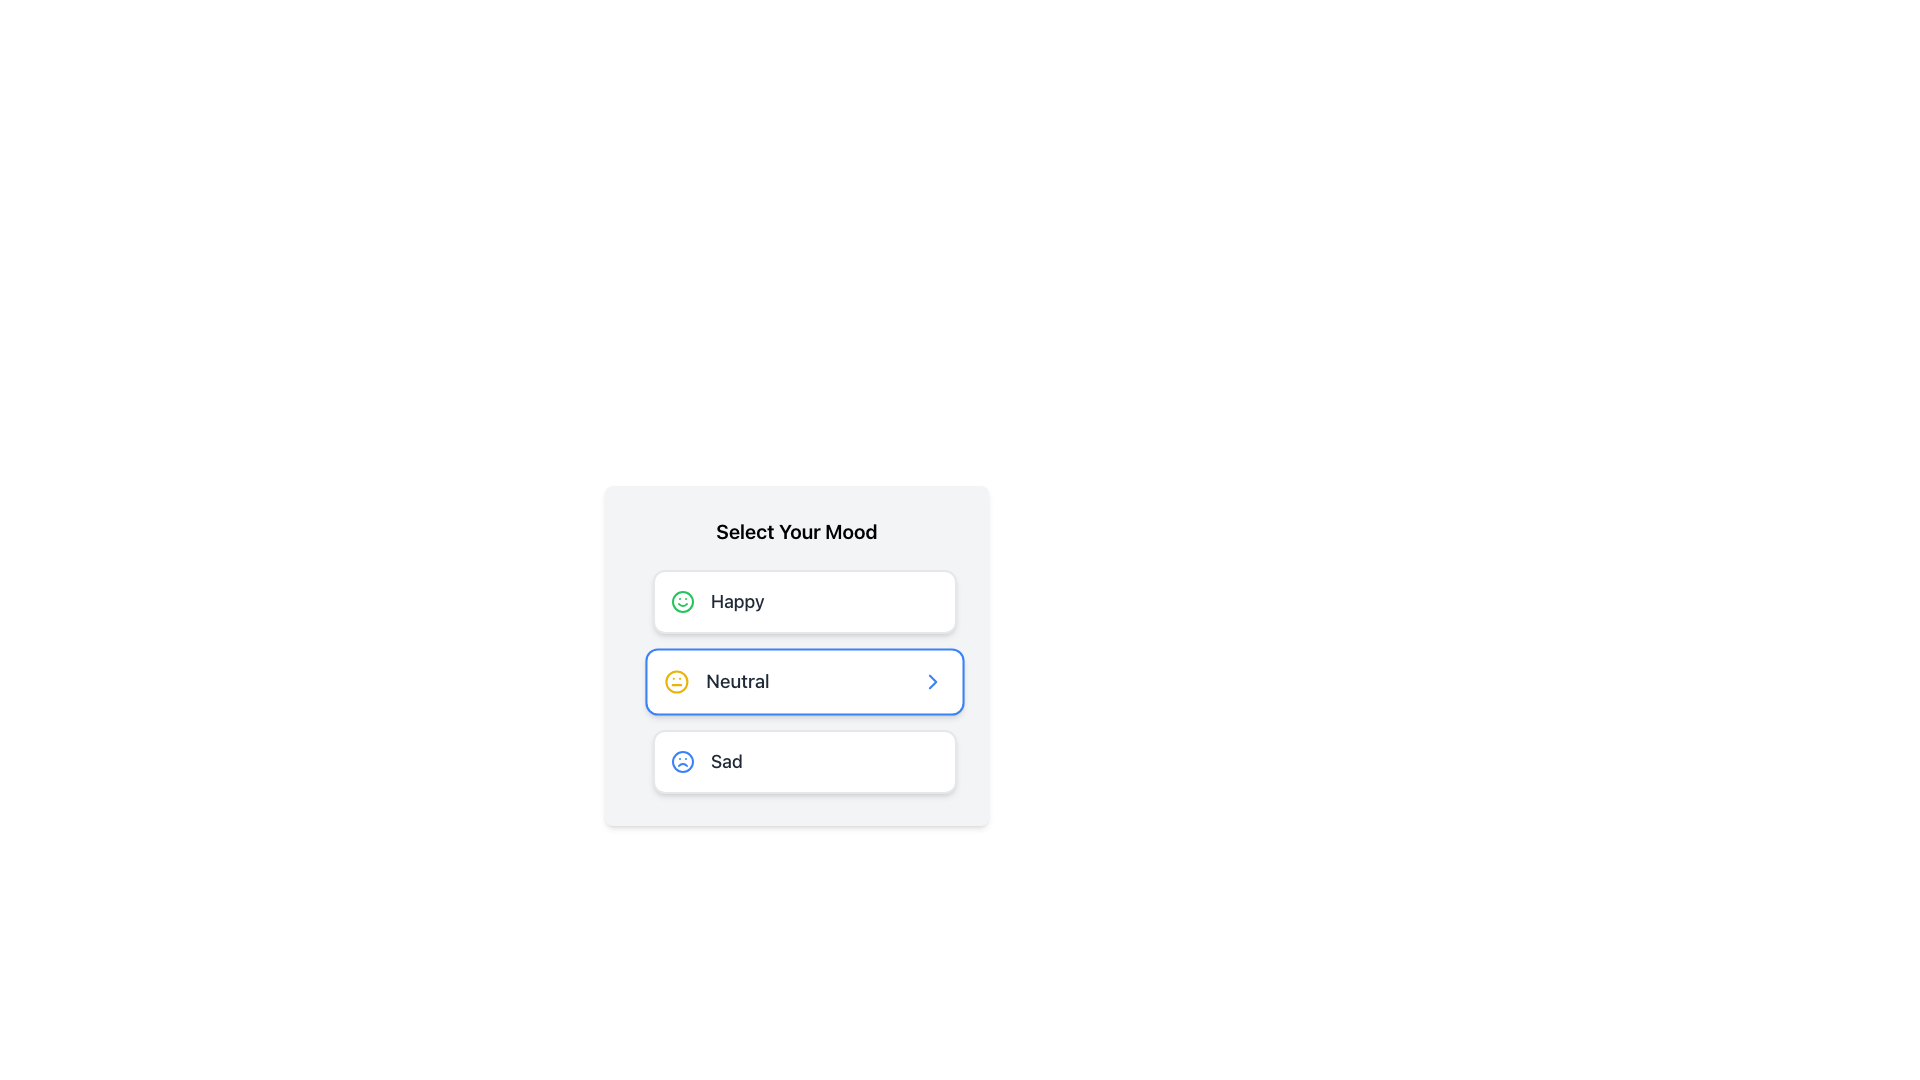 Image resolution: width=1920 pixels, height=1080 pixels. What do you see at coordinates (736, 681) in the screenshot?
I see `the text label displaying 'Neutral'` at bounding box center [736, 681].